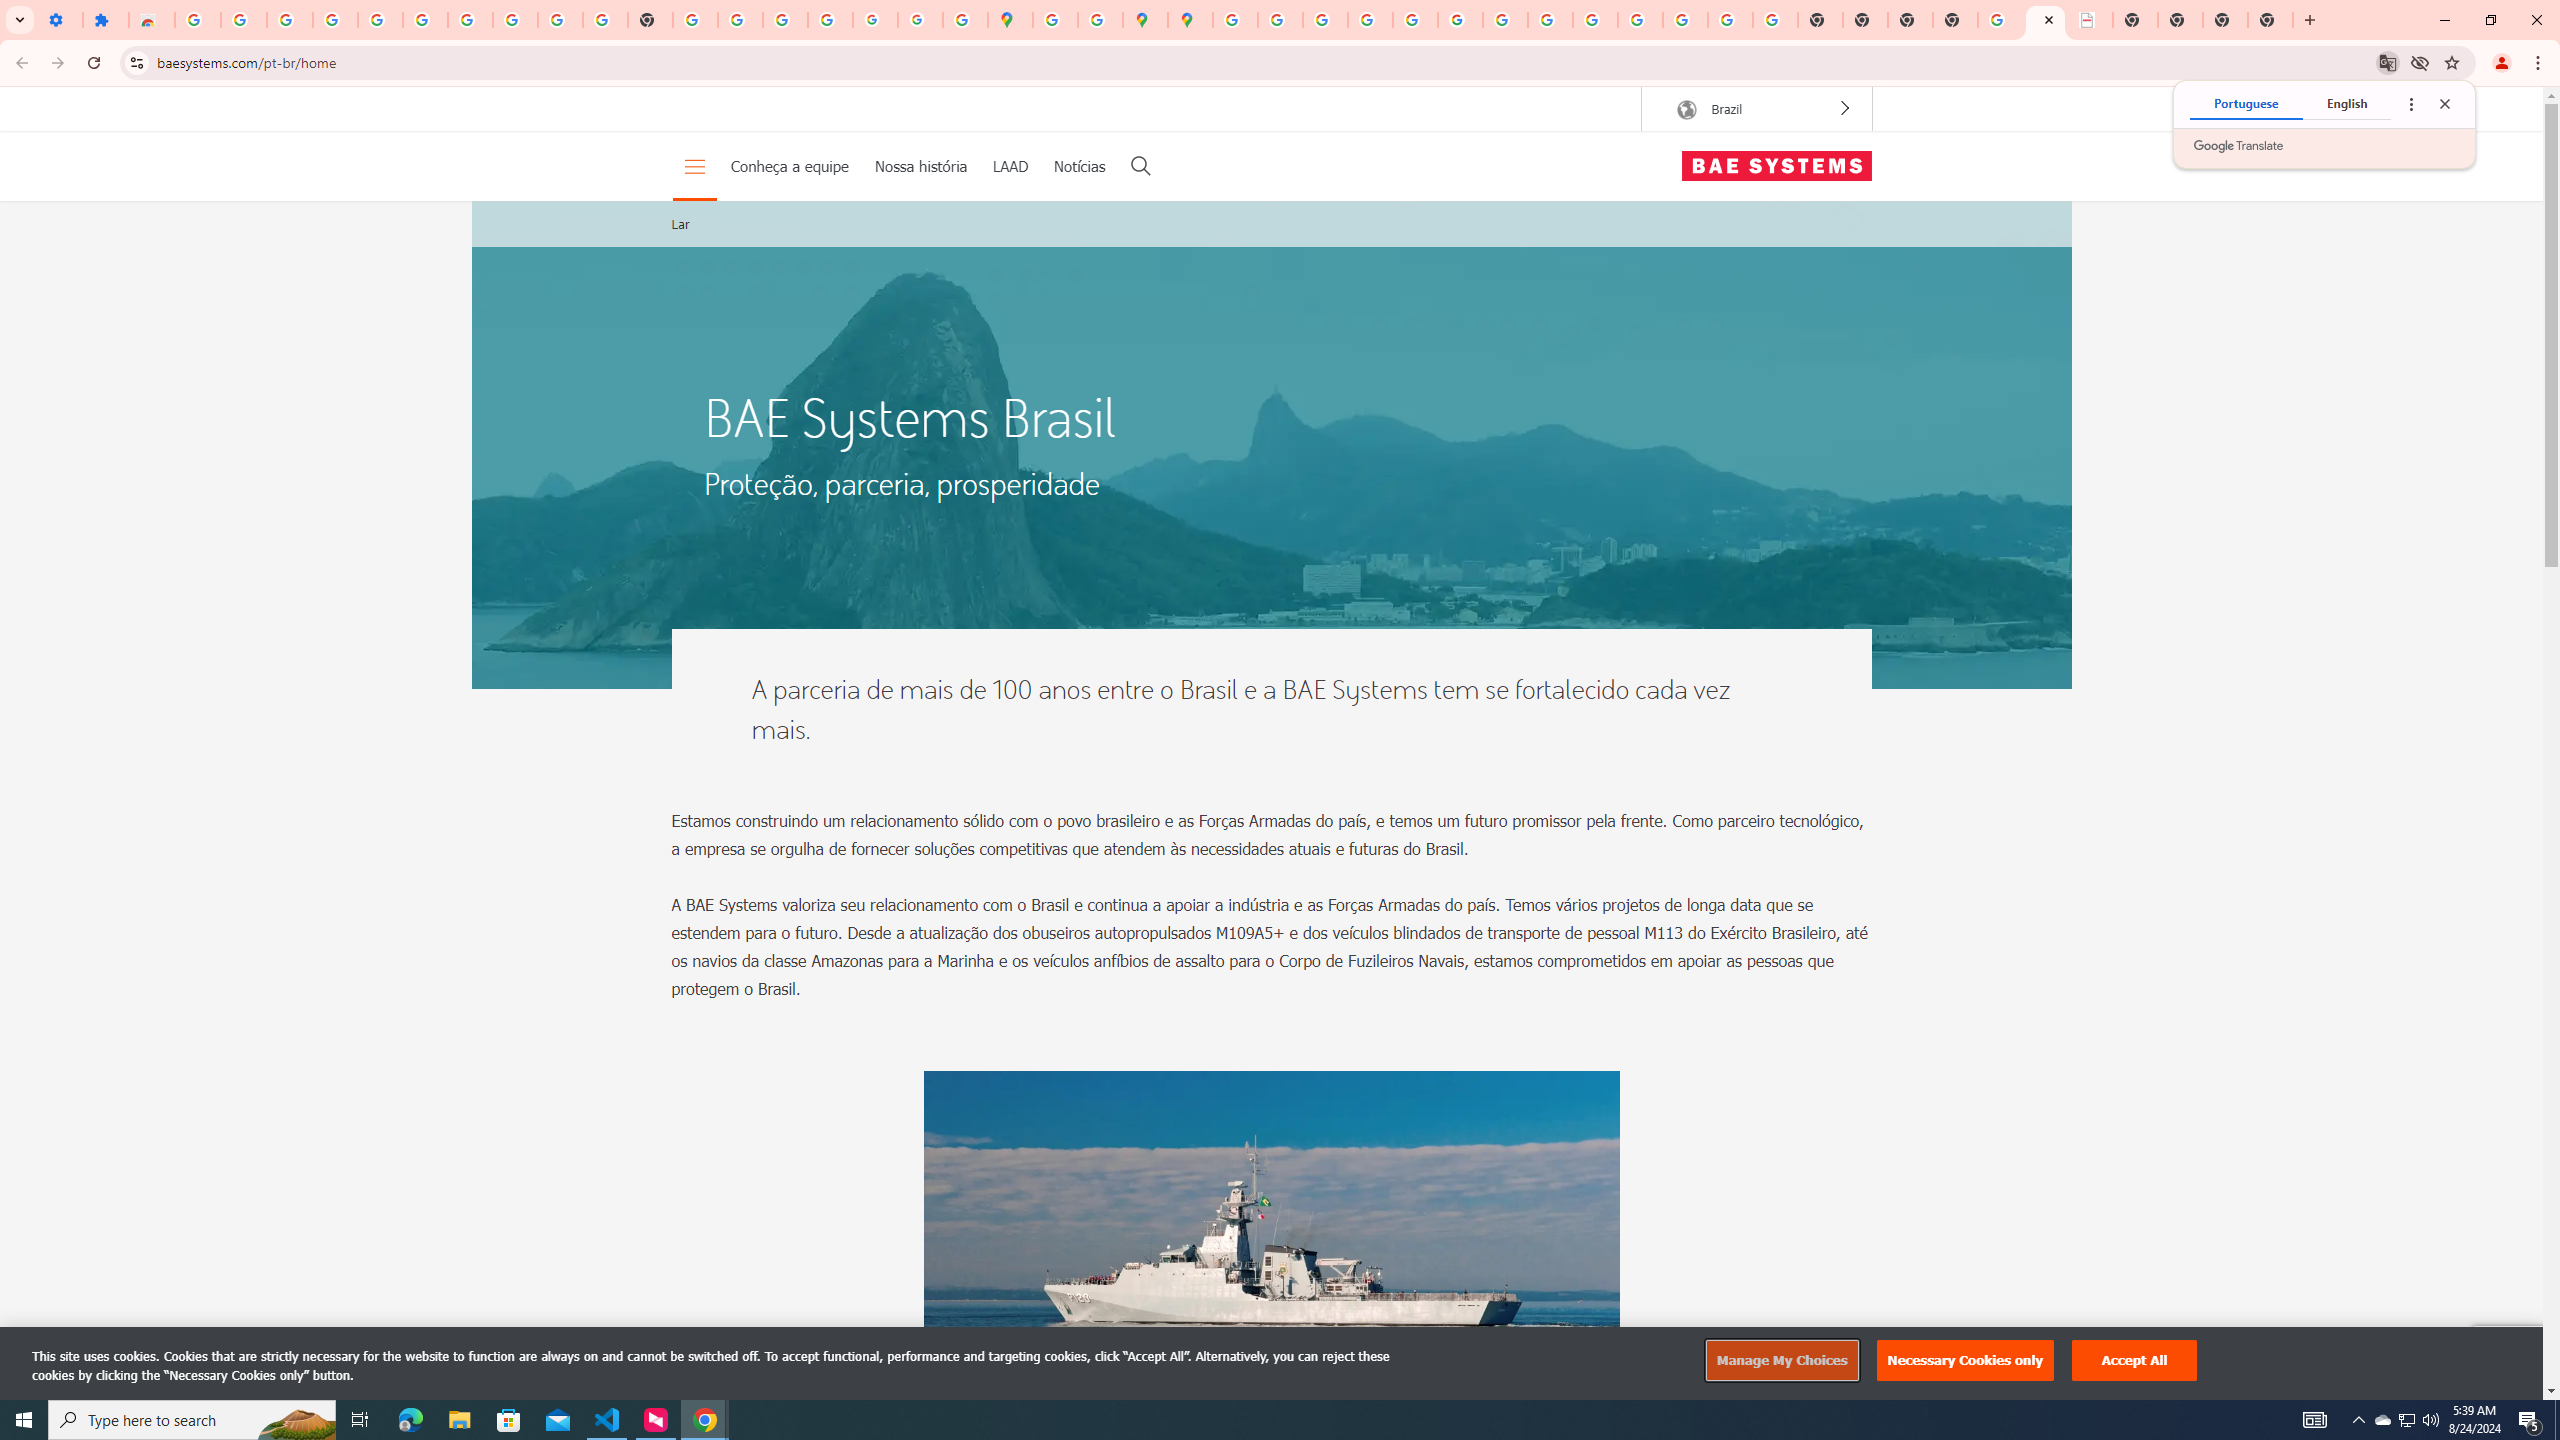 The image size is (2560, 1440). What do you see at coordinates (1504, 19) in the screenshot?
I see `'YouTube'` at bounding box center [1504, 19].